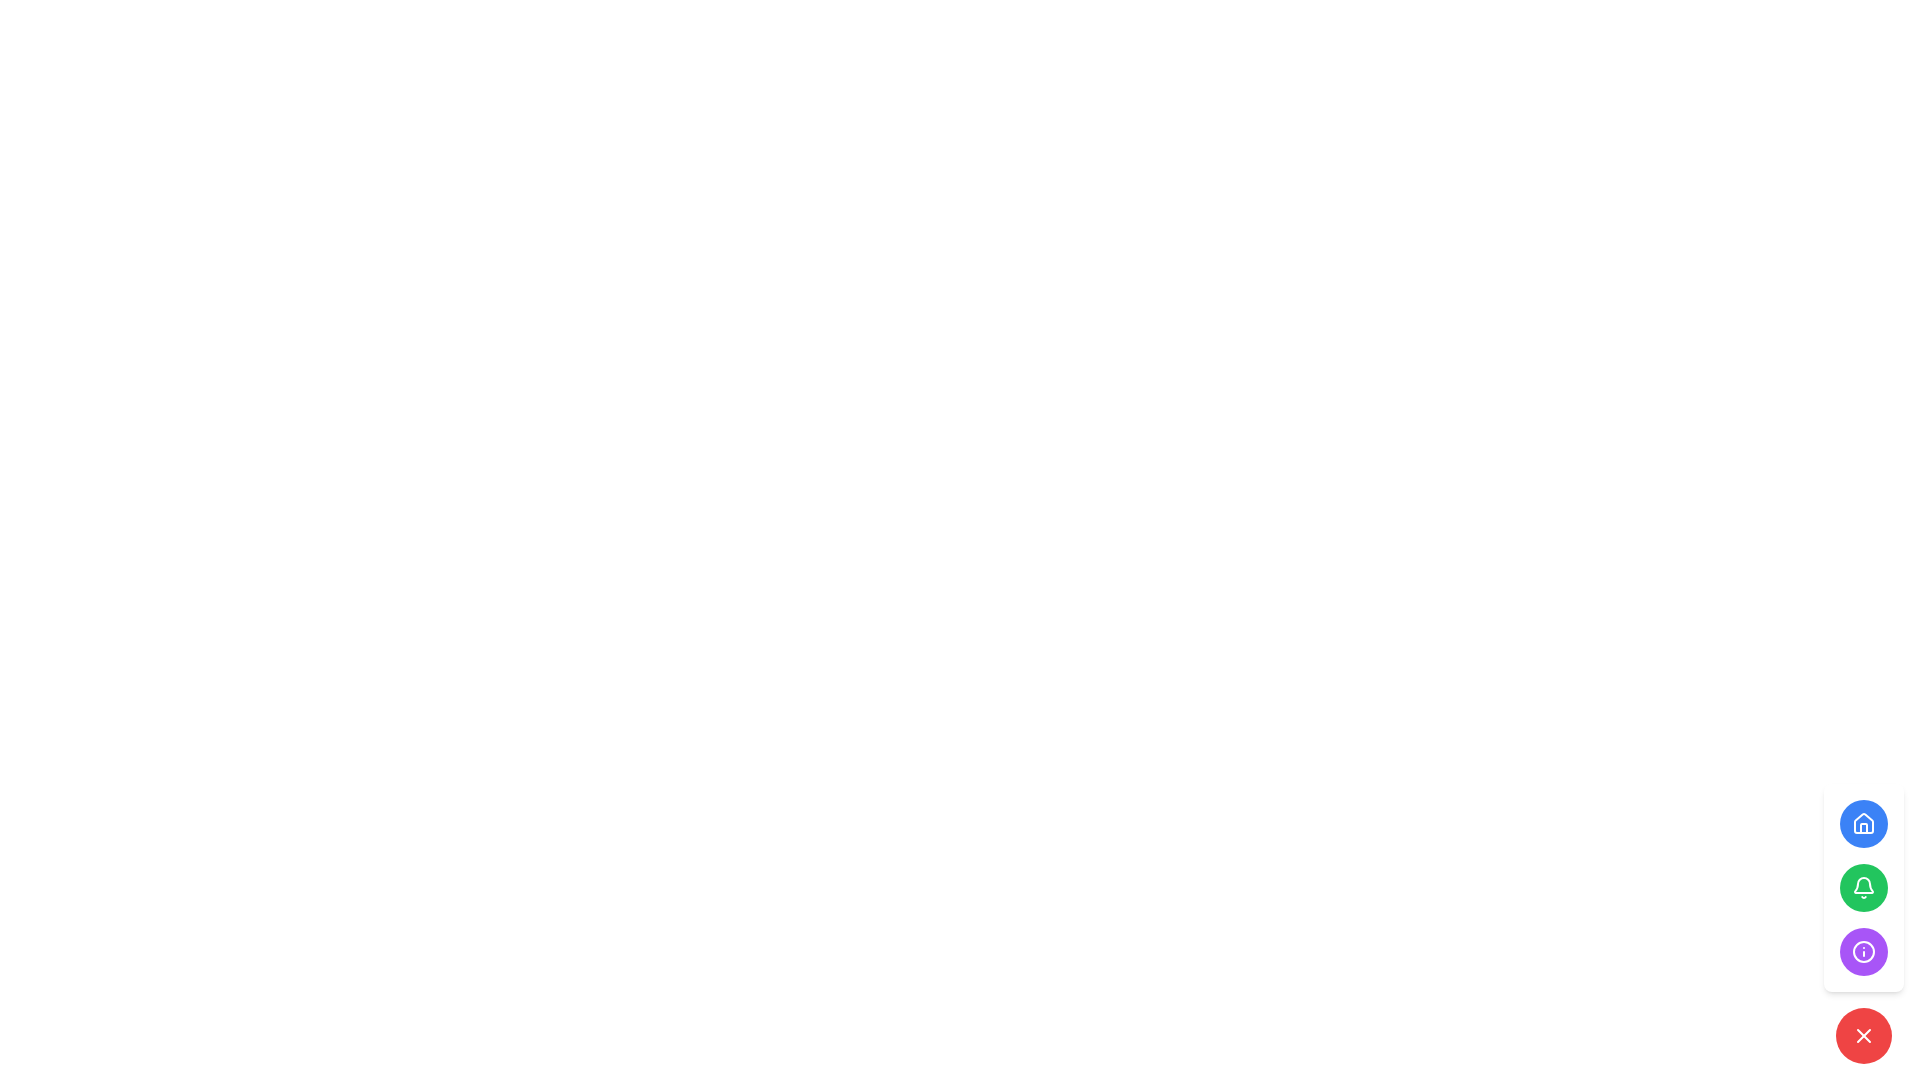 This screenshot has width=1920, height=1080. I want to click on the door area of the house-shaped icon, which is visually identifiable as a door within the house symbol, located in the mid-lower section of the icon, so click(1862, 828).